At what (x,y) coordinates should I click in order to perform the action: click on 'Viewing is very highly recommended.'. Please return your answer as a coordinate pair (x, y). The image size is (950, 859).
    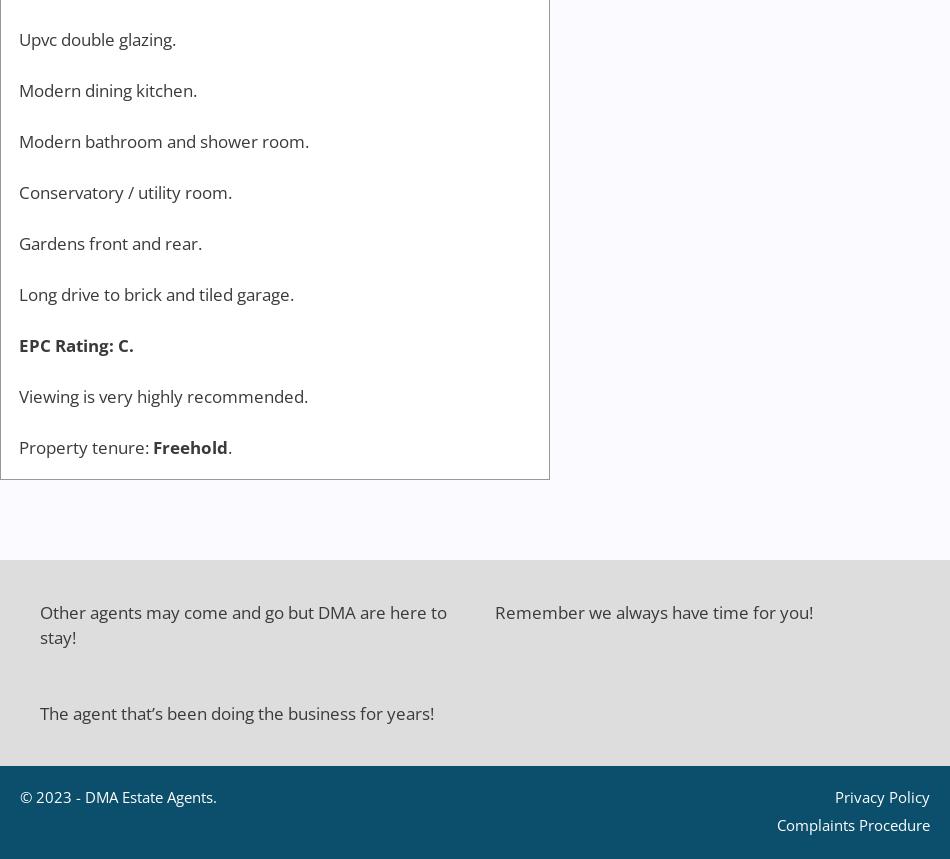
    Looking at the image, I should click on (163, 396).